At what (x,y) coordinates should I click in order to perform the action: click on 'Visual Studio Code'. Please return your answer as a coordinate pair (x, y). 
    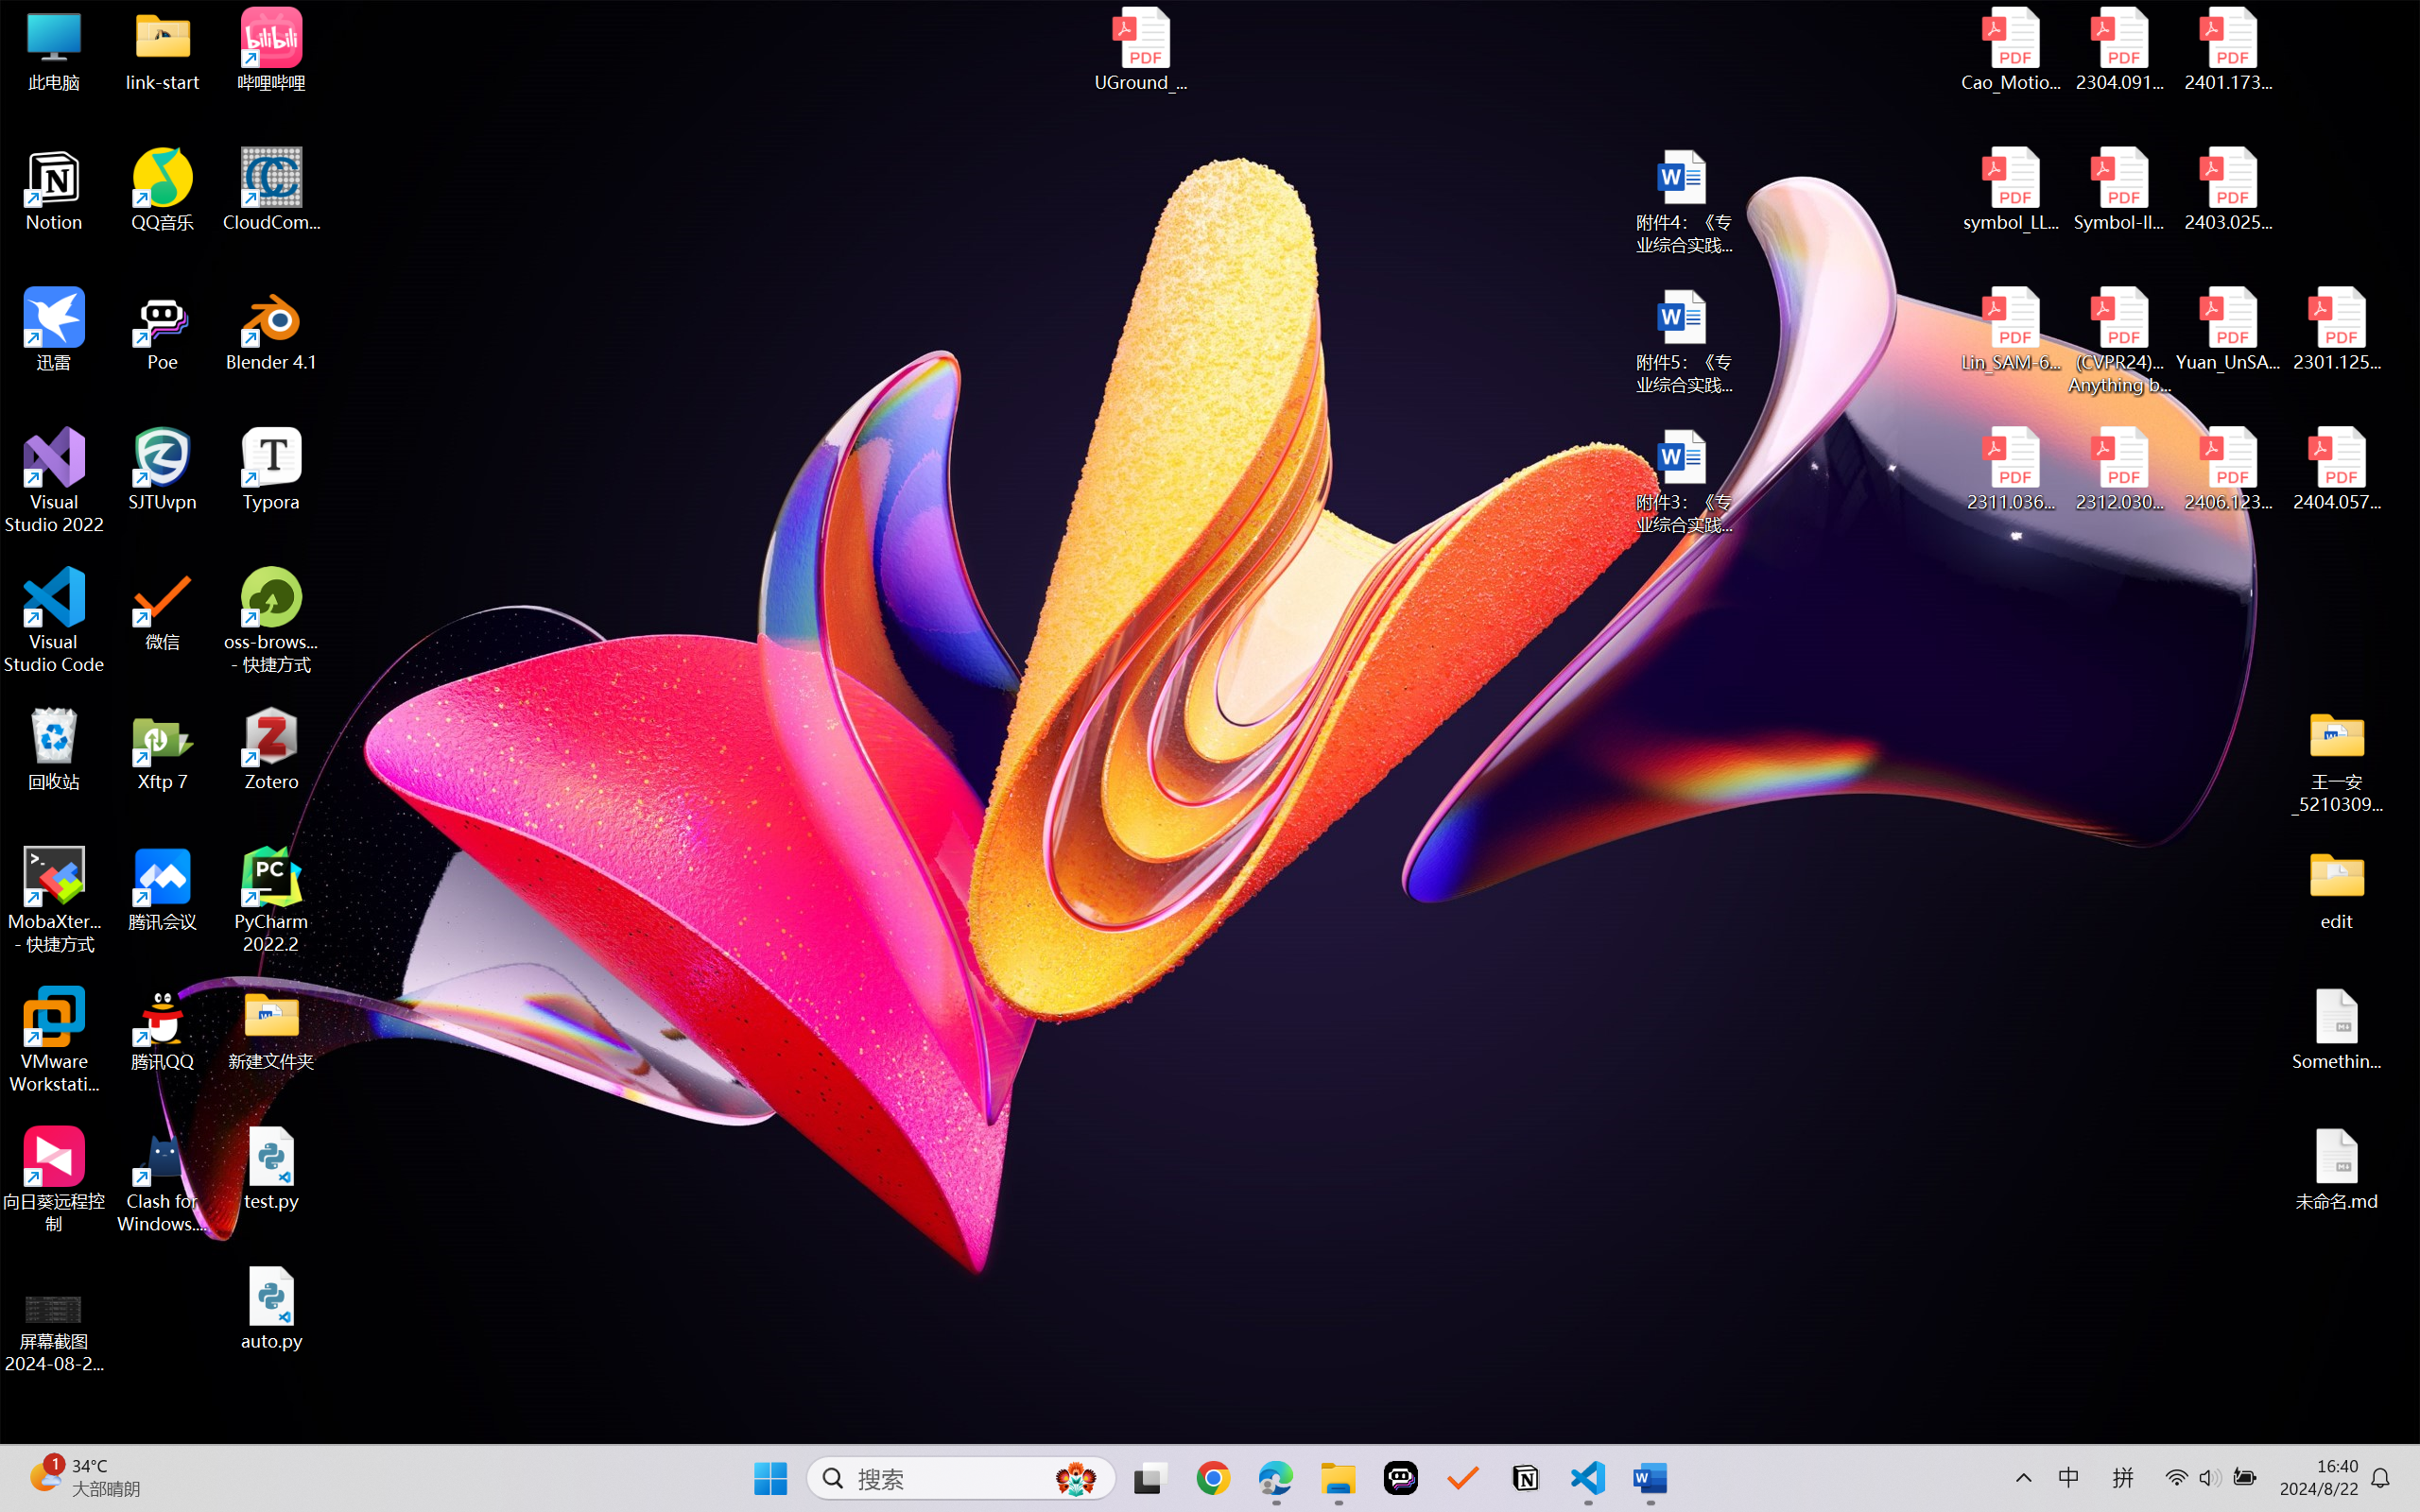
    Looking at the image, I should click on (53, 619).